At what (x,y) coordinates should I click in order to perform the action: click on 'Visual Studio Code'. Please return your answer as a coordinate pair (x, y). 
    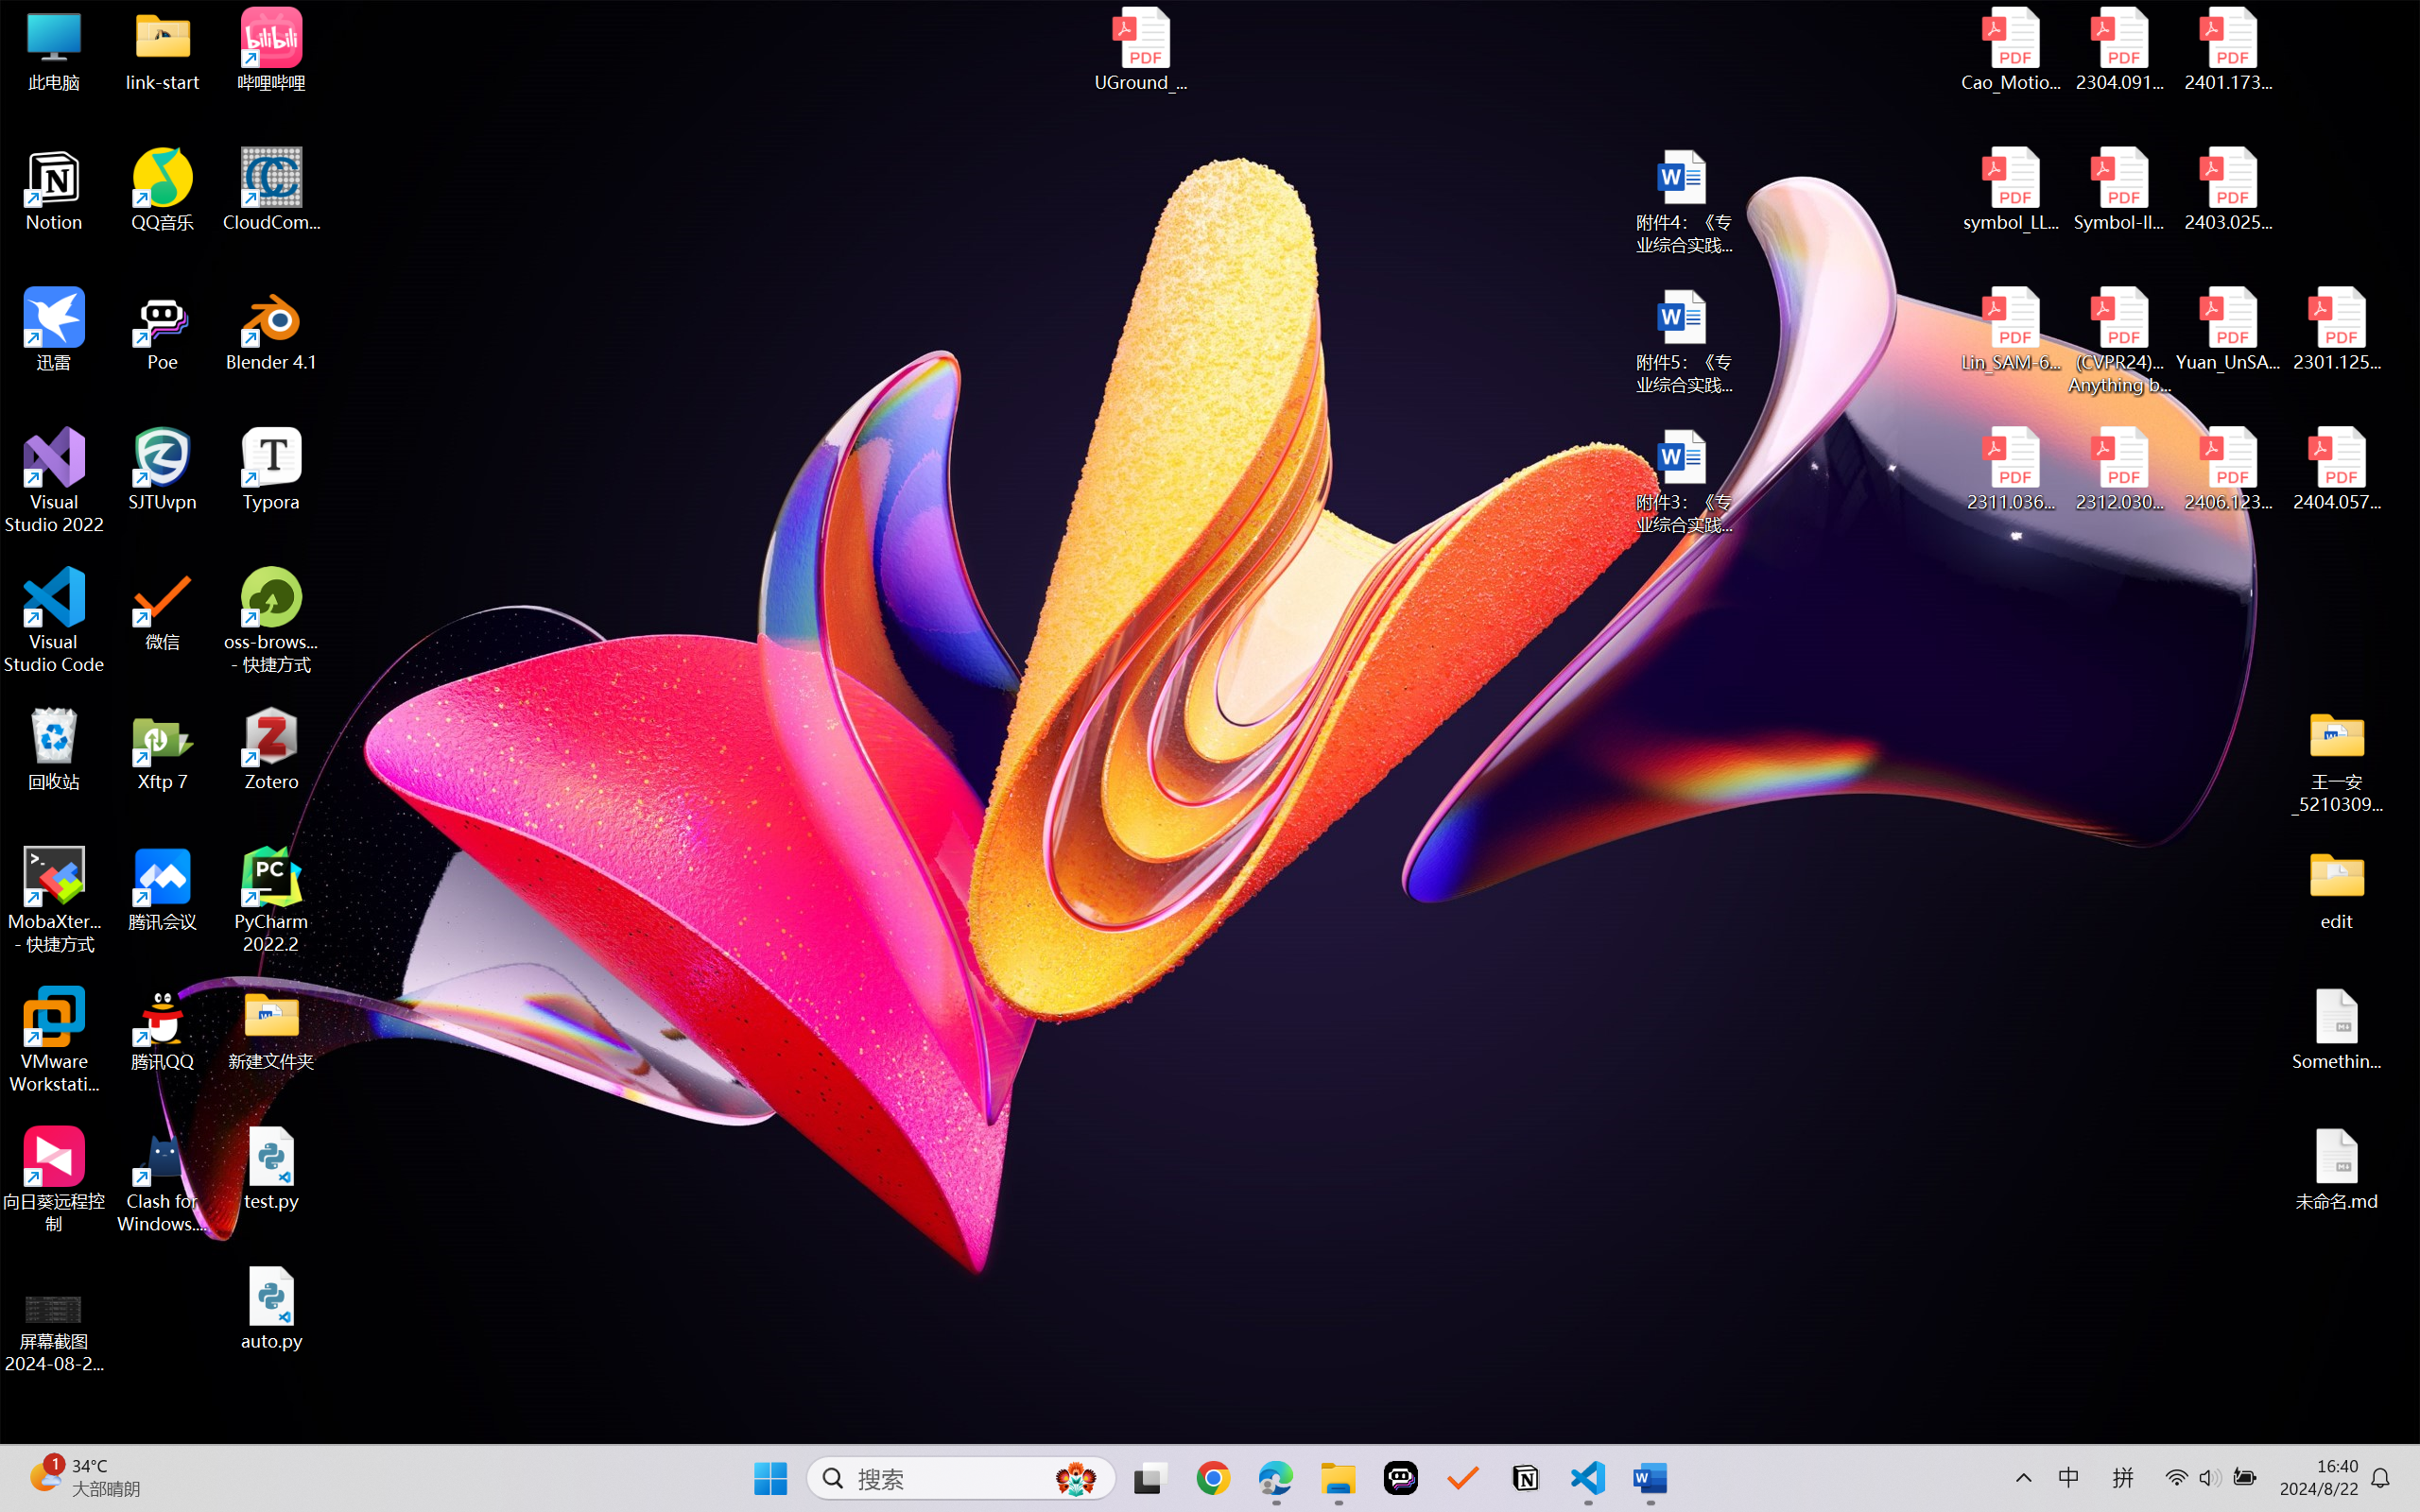
    Looking at the image, I should click on (53, 619).